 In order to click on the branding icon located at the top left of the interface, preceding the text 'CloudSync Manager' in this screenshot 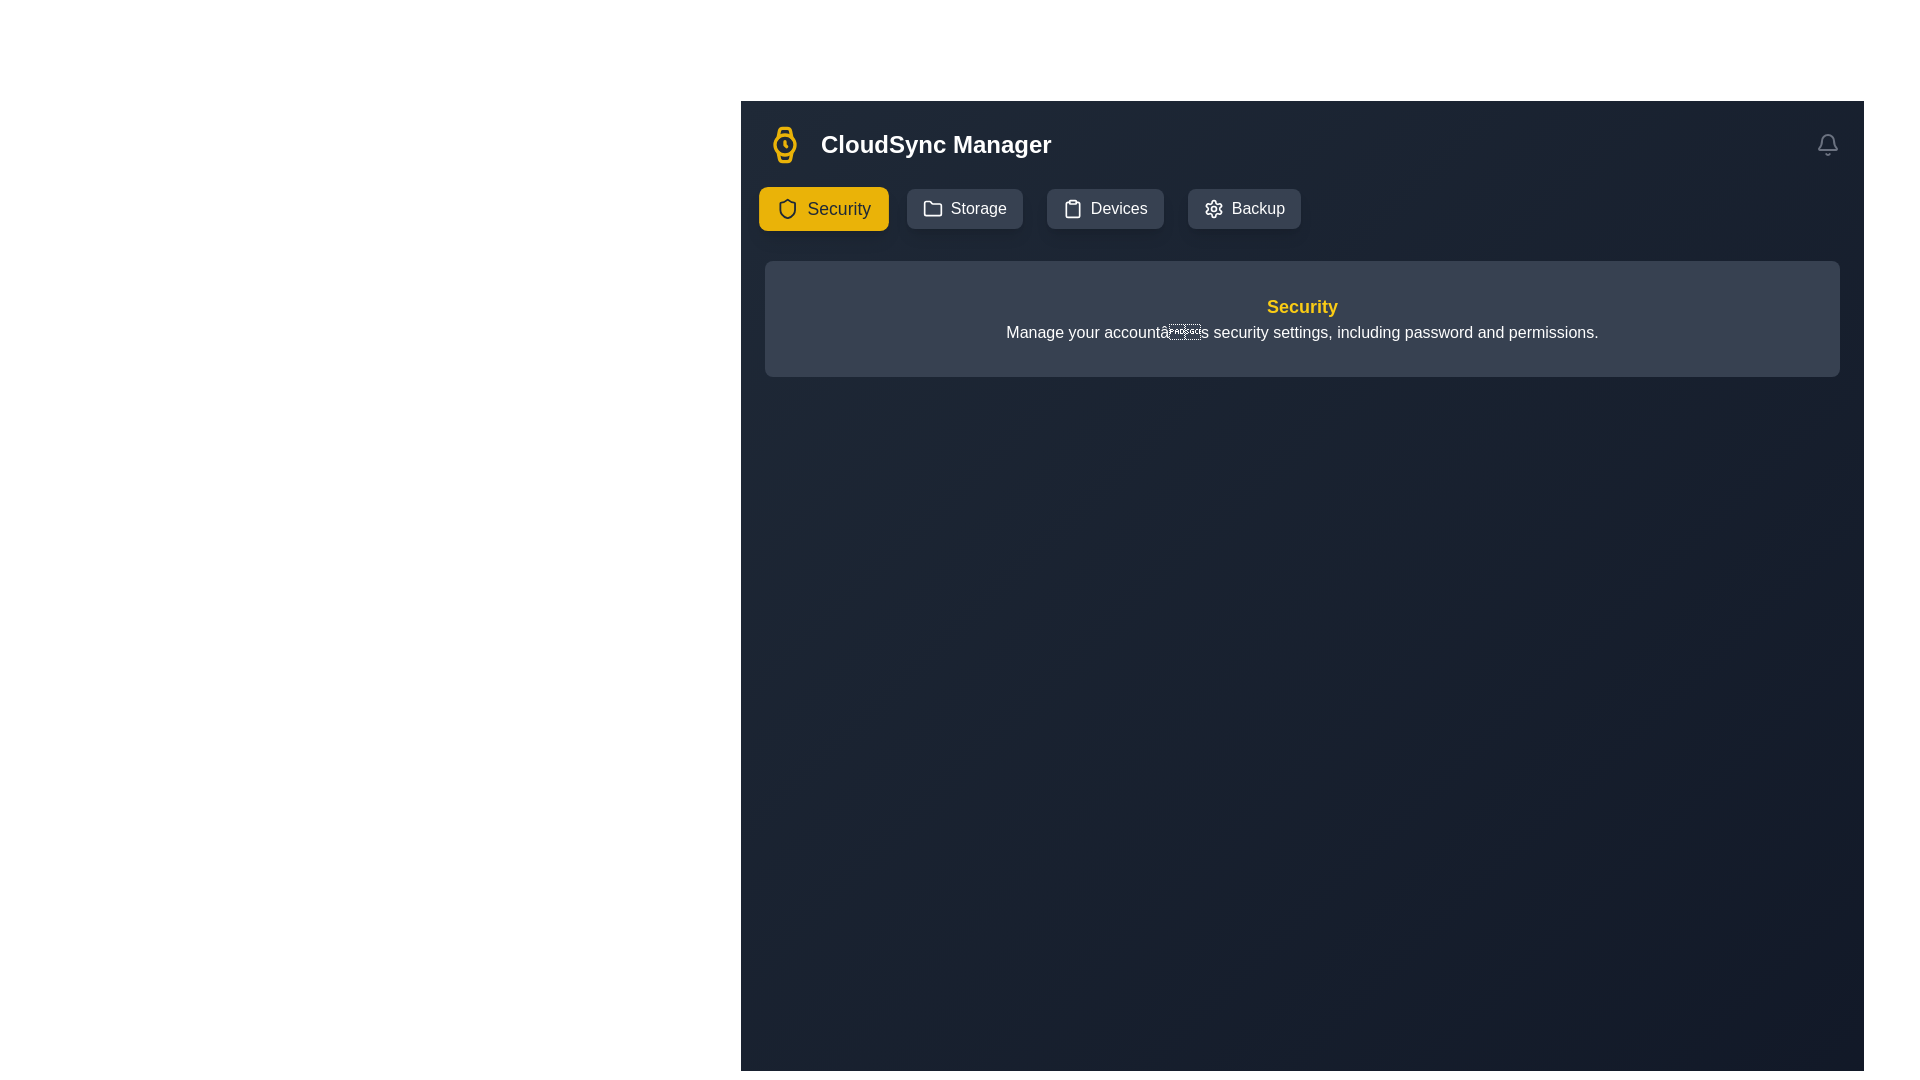, I will do `click(784, 144)`.